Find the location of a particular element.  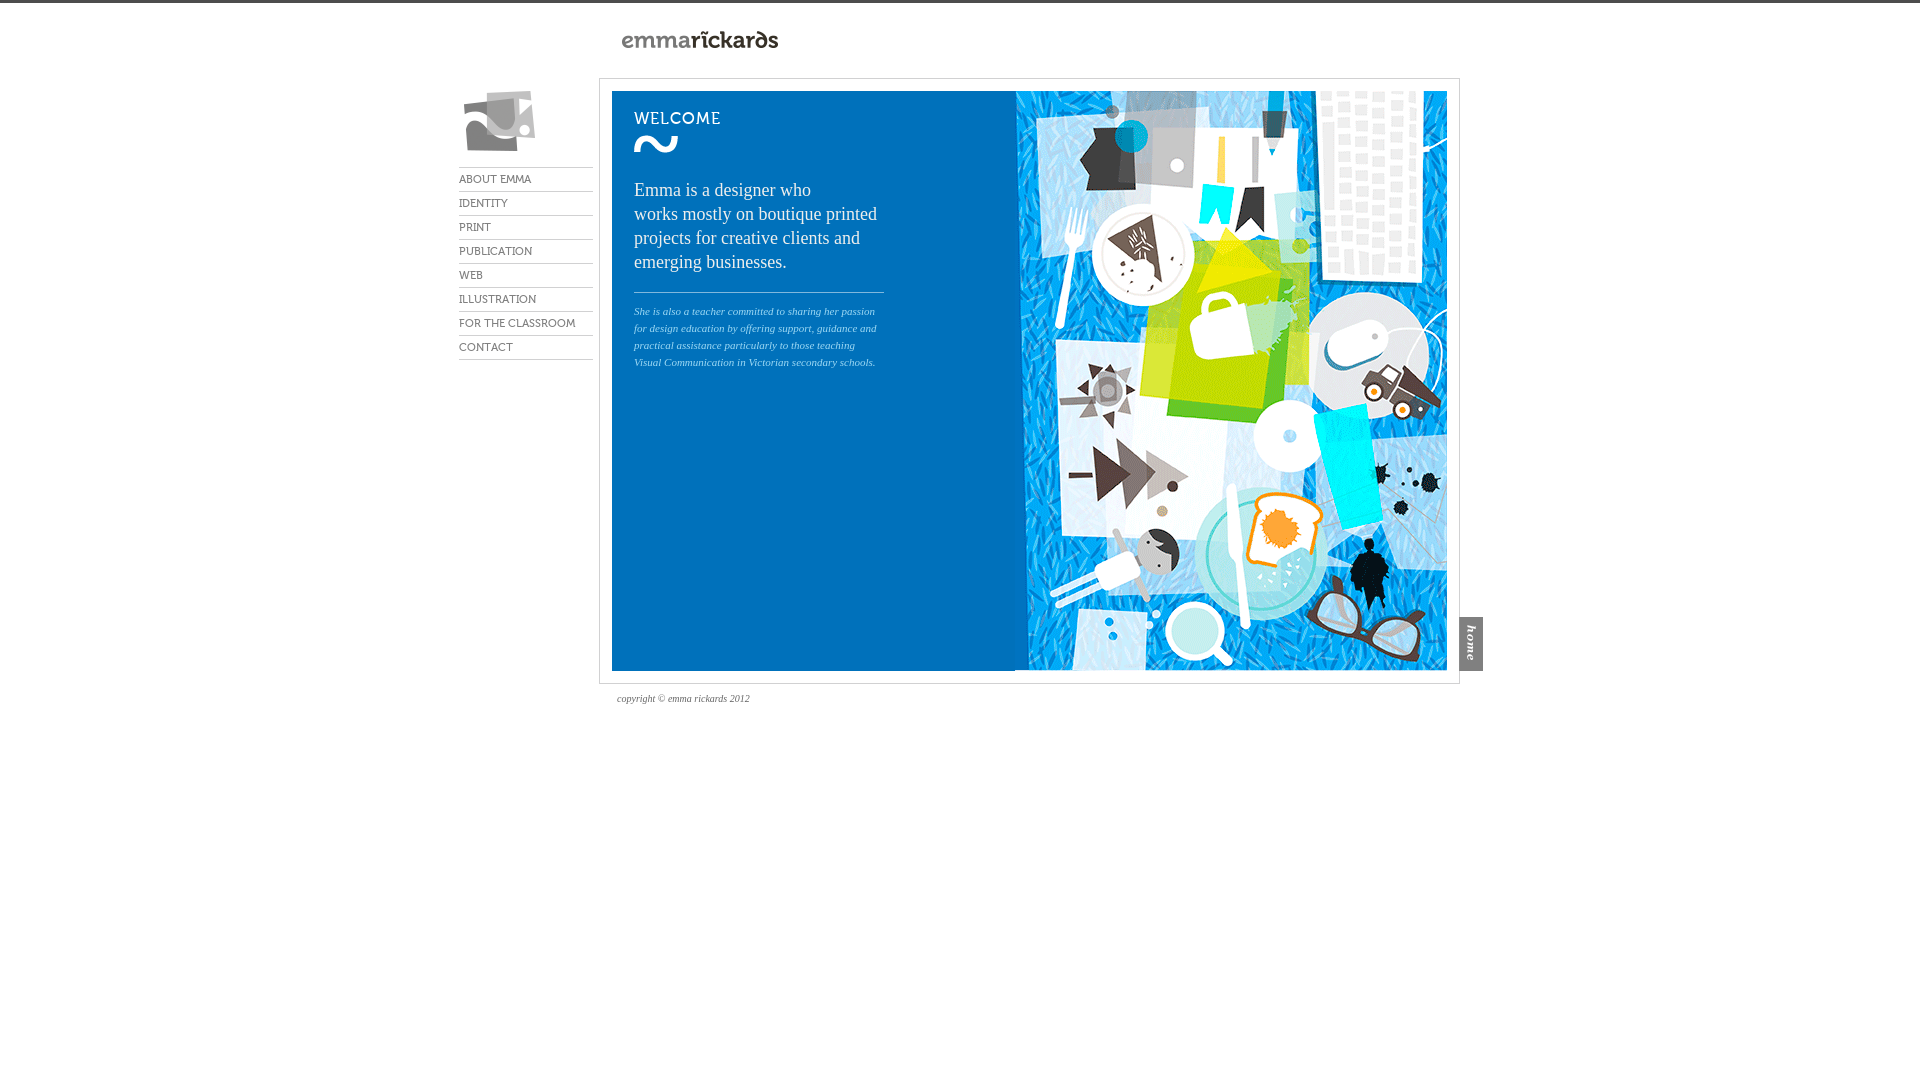

'ABOUT EMMA' is located at coordinates (526, 178).